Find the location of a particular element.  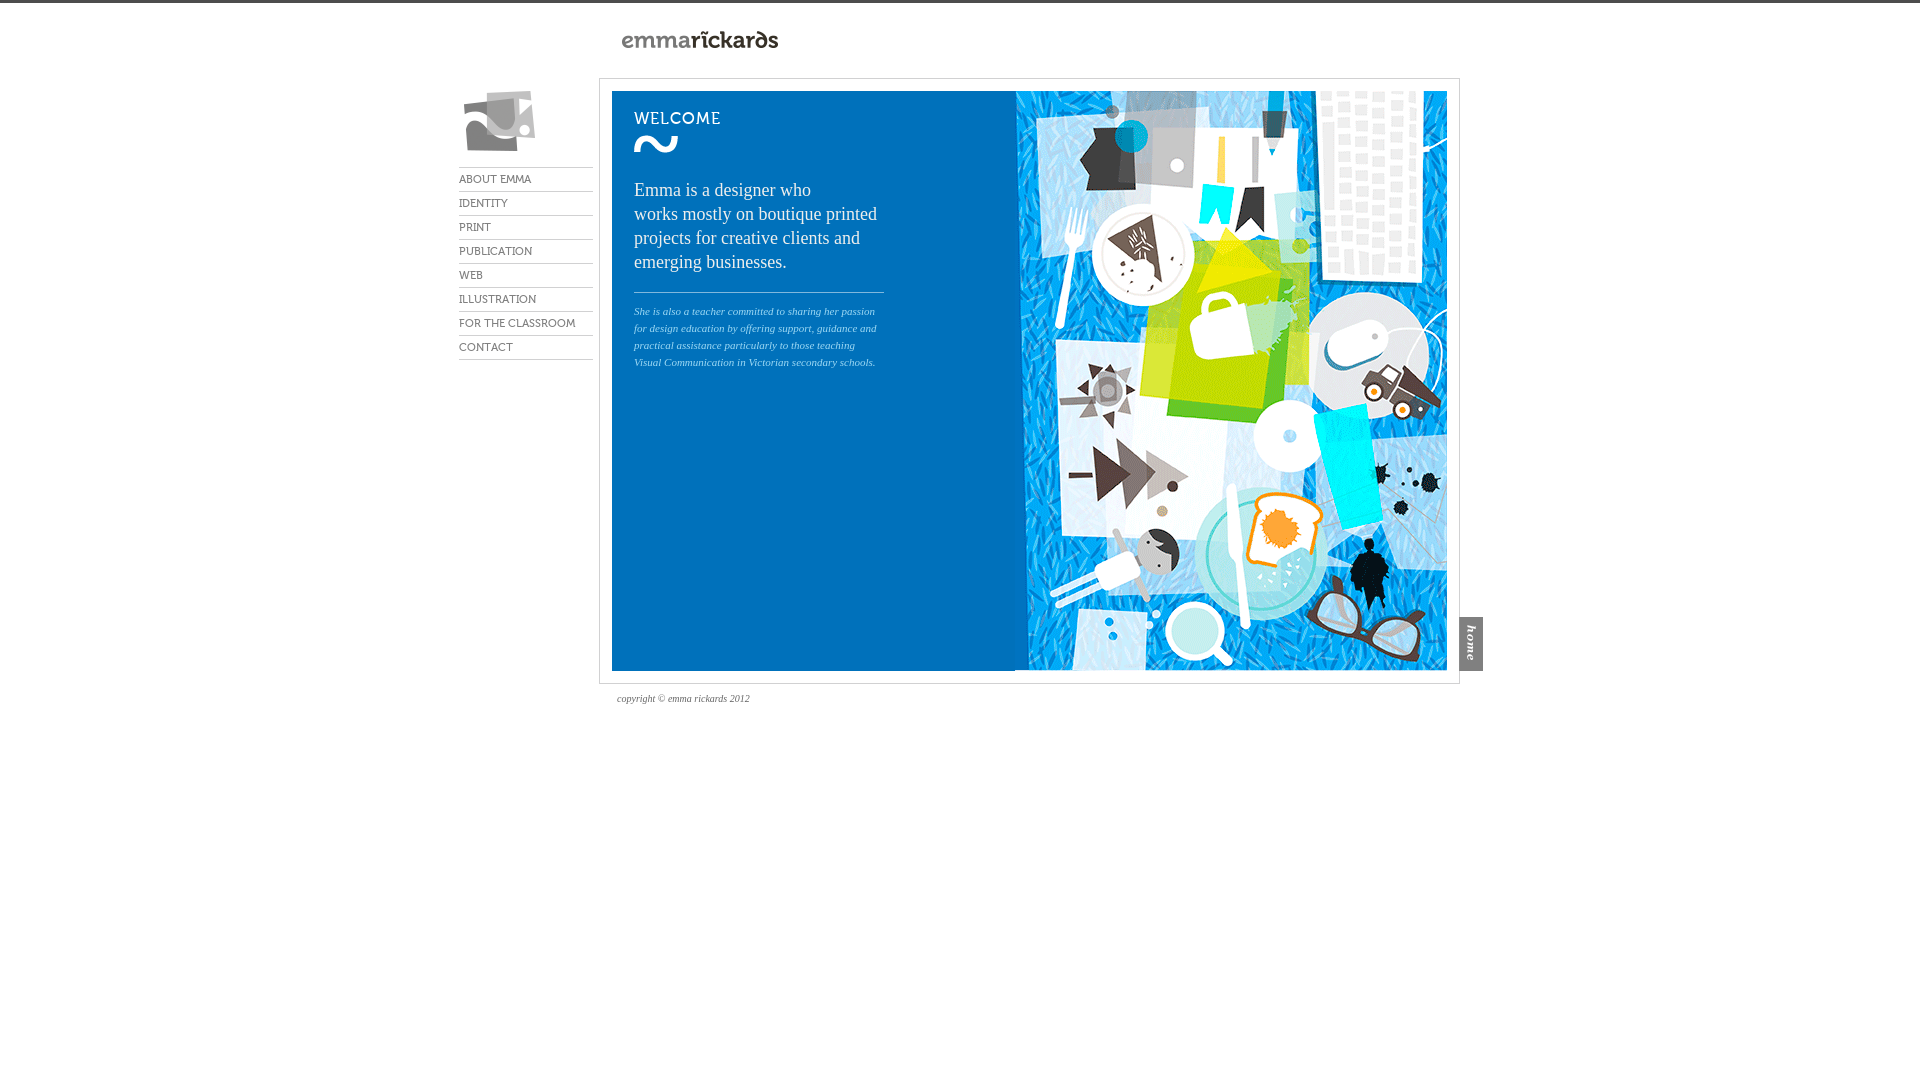

'ABOUT EMMA' is located at coordinates (526, 178).